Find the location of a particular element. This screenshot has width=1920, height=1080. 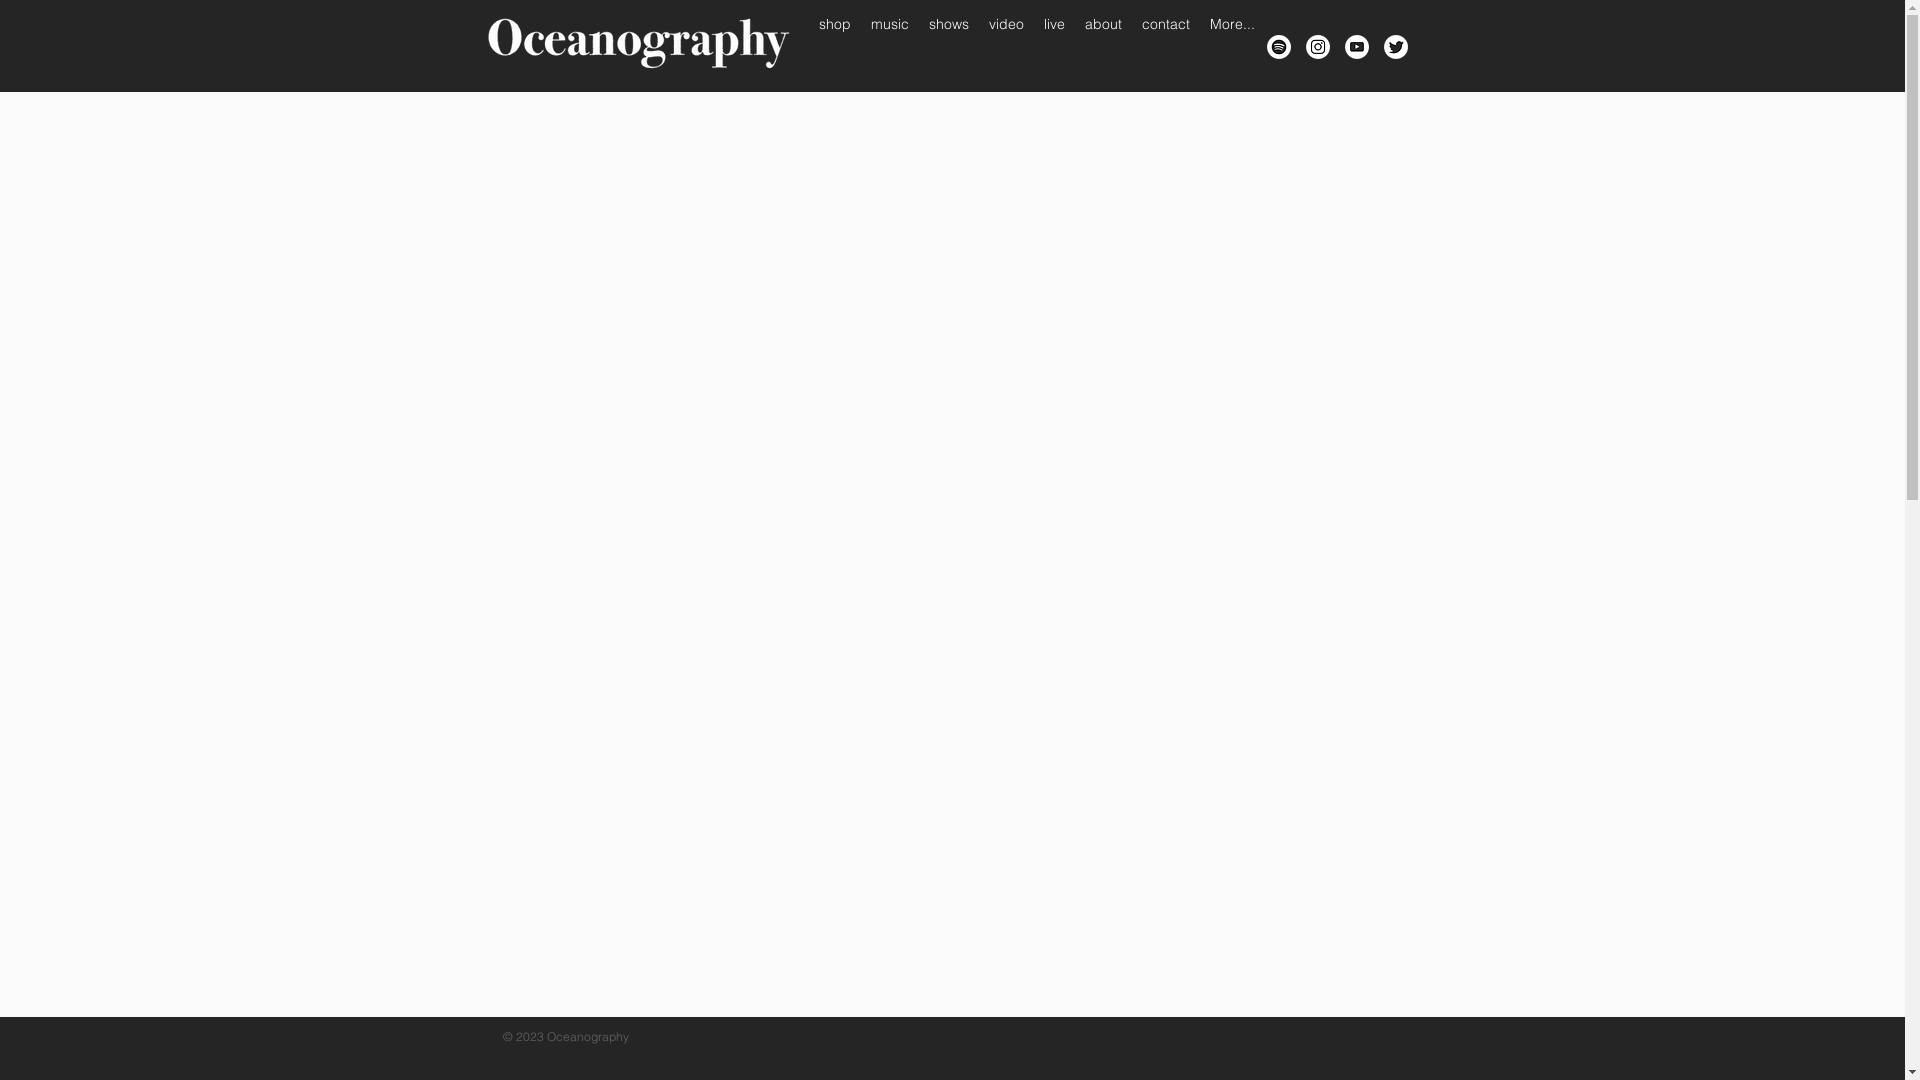

'about' is located at coordinates (1101, 45).